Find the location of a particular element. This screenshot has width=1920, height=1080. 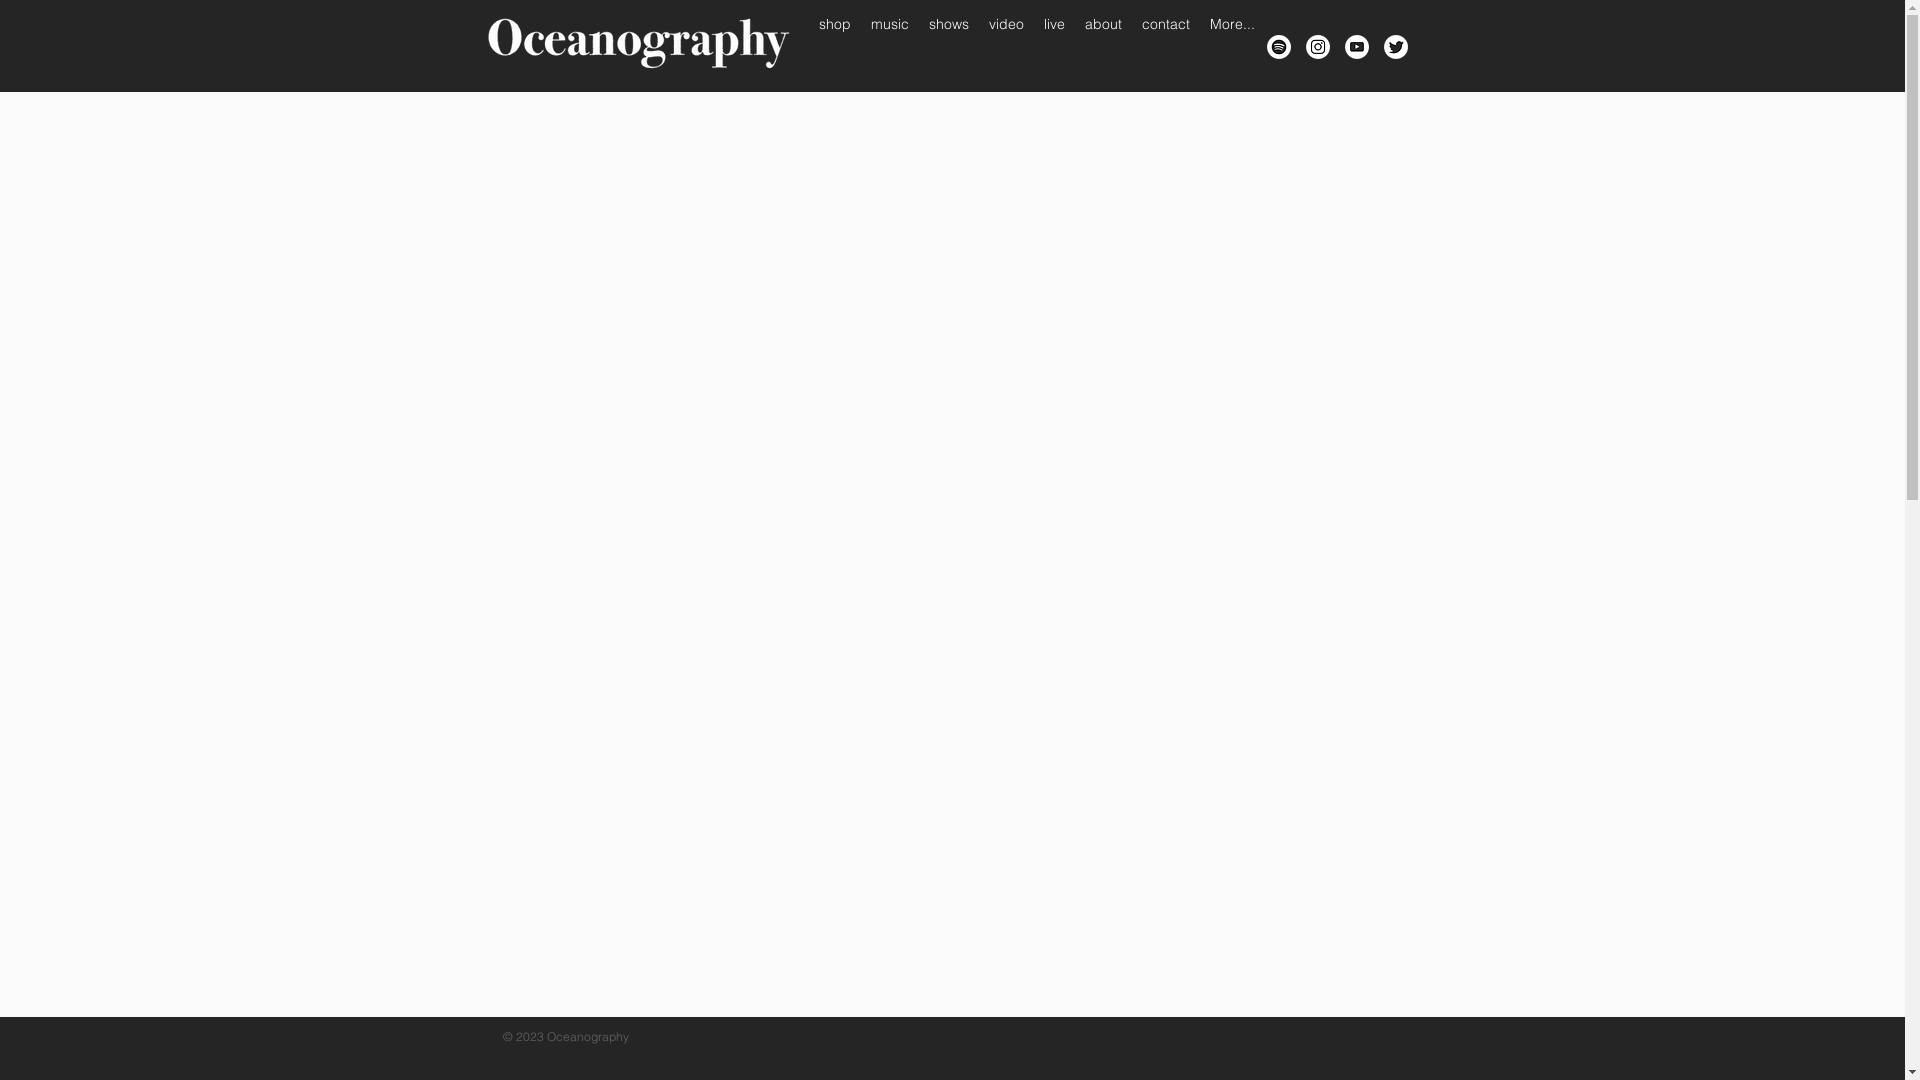

'about' is located at coordinates (1101, 45).